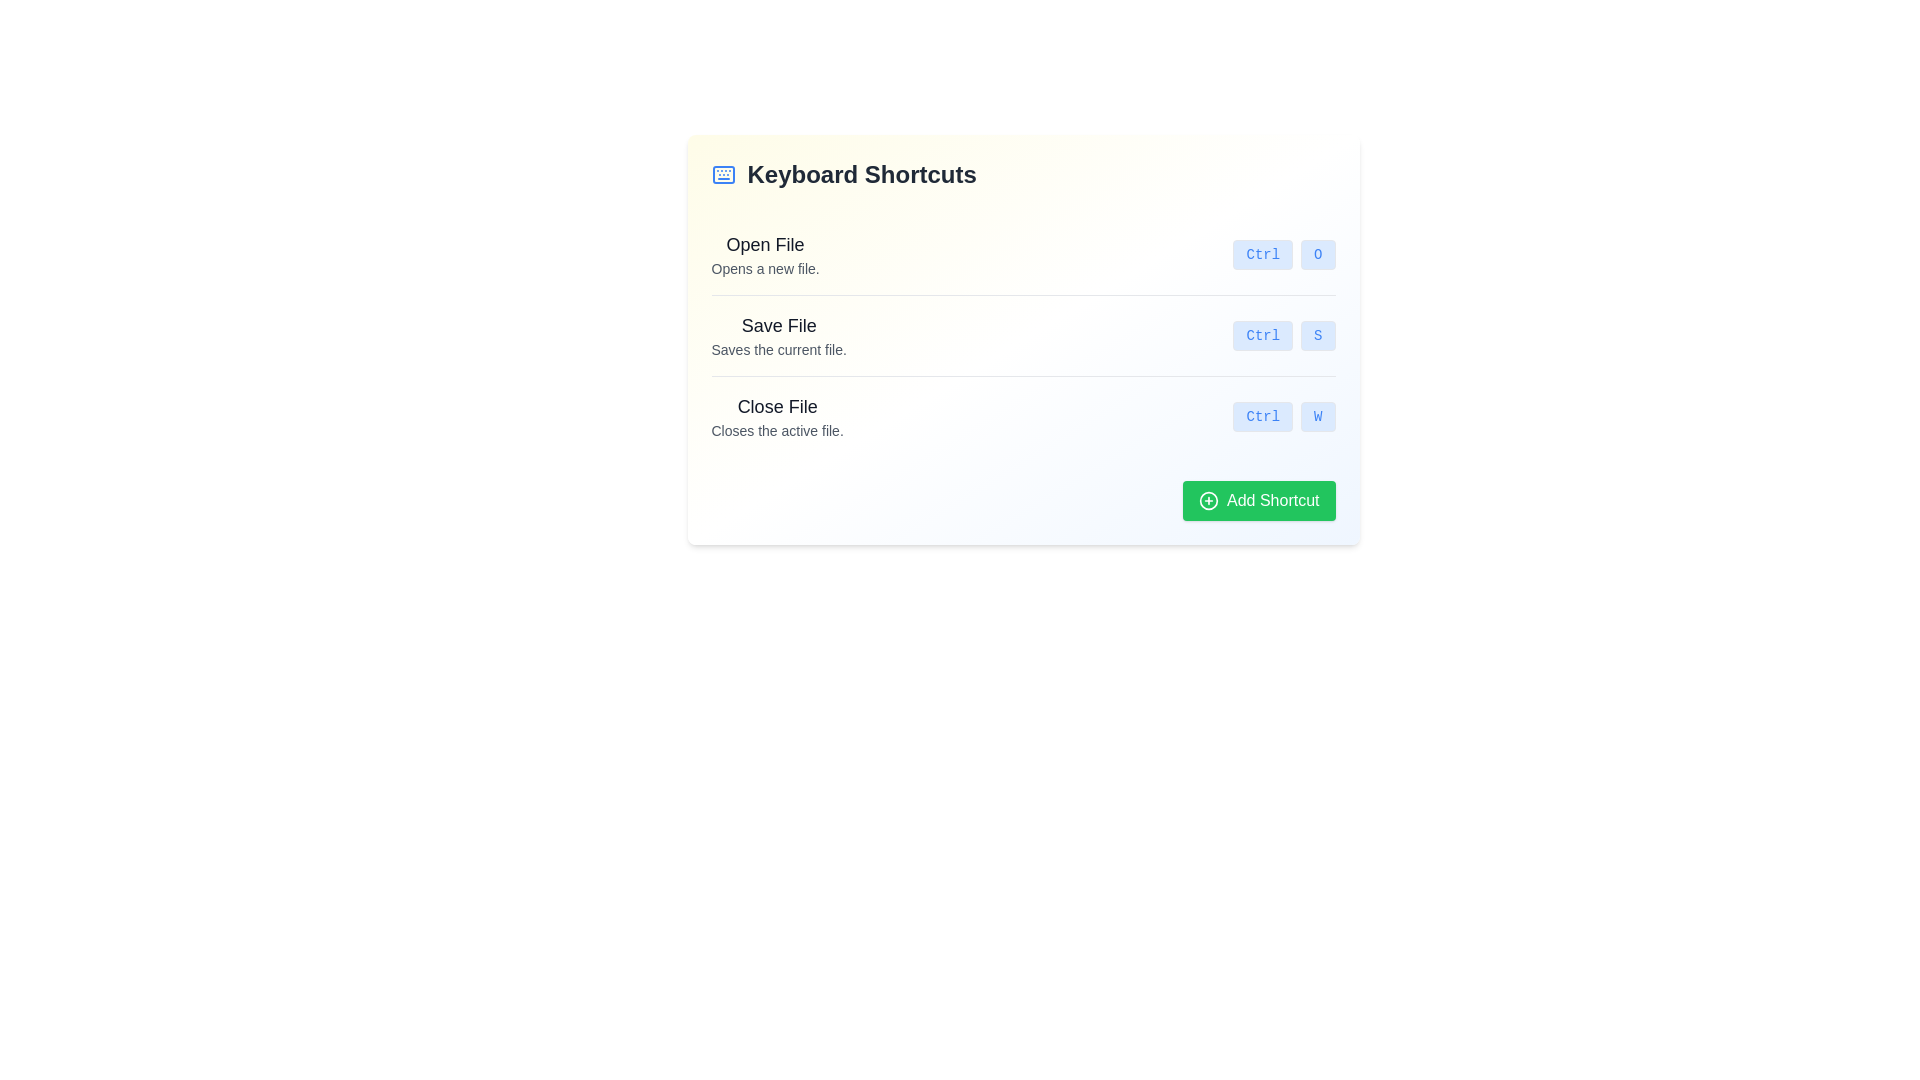  What do you see at coordinates (1208, 500) in the screenshot?
I see `the 'Add Shortcut' button, which is represented by the green button located at the bottom right of the window, containing the Circle in Plus Icon as part of its design` at bounding box center [1208, 500].